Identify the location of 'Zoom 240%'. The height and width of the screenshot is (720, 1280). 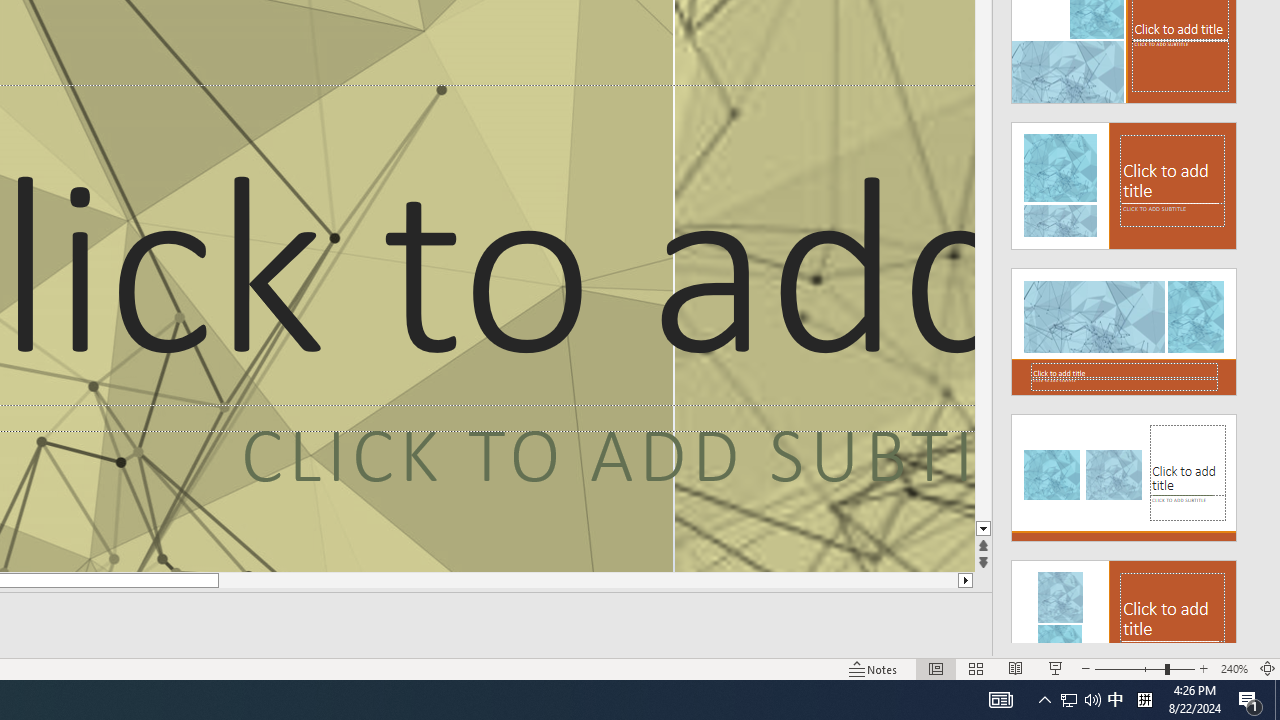
(1233, 669).